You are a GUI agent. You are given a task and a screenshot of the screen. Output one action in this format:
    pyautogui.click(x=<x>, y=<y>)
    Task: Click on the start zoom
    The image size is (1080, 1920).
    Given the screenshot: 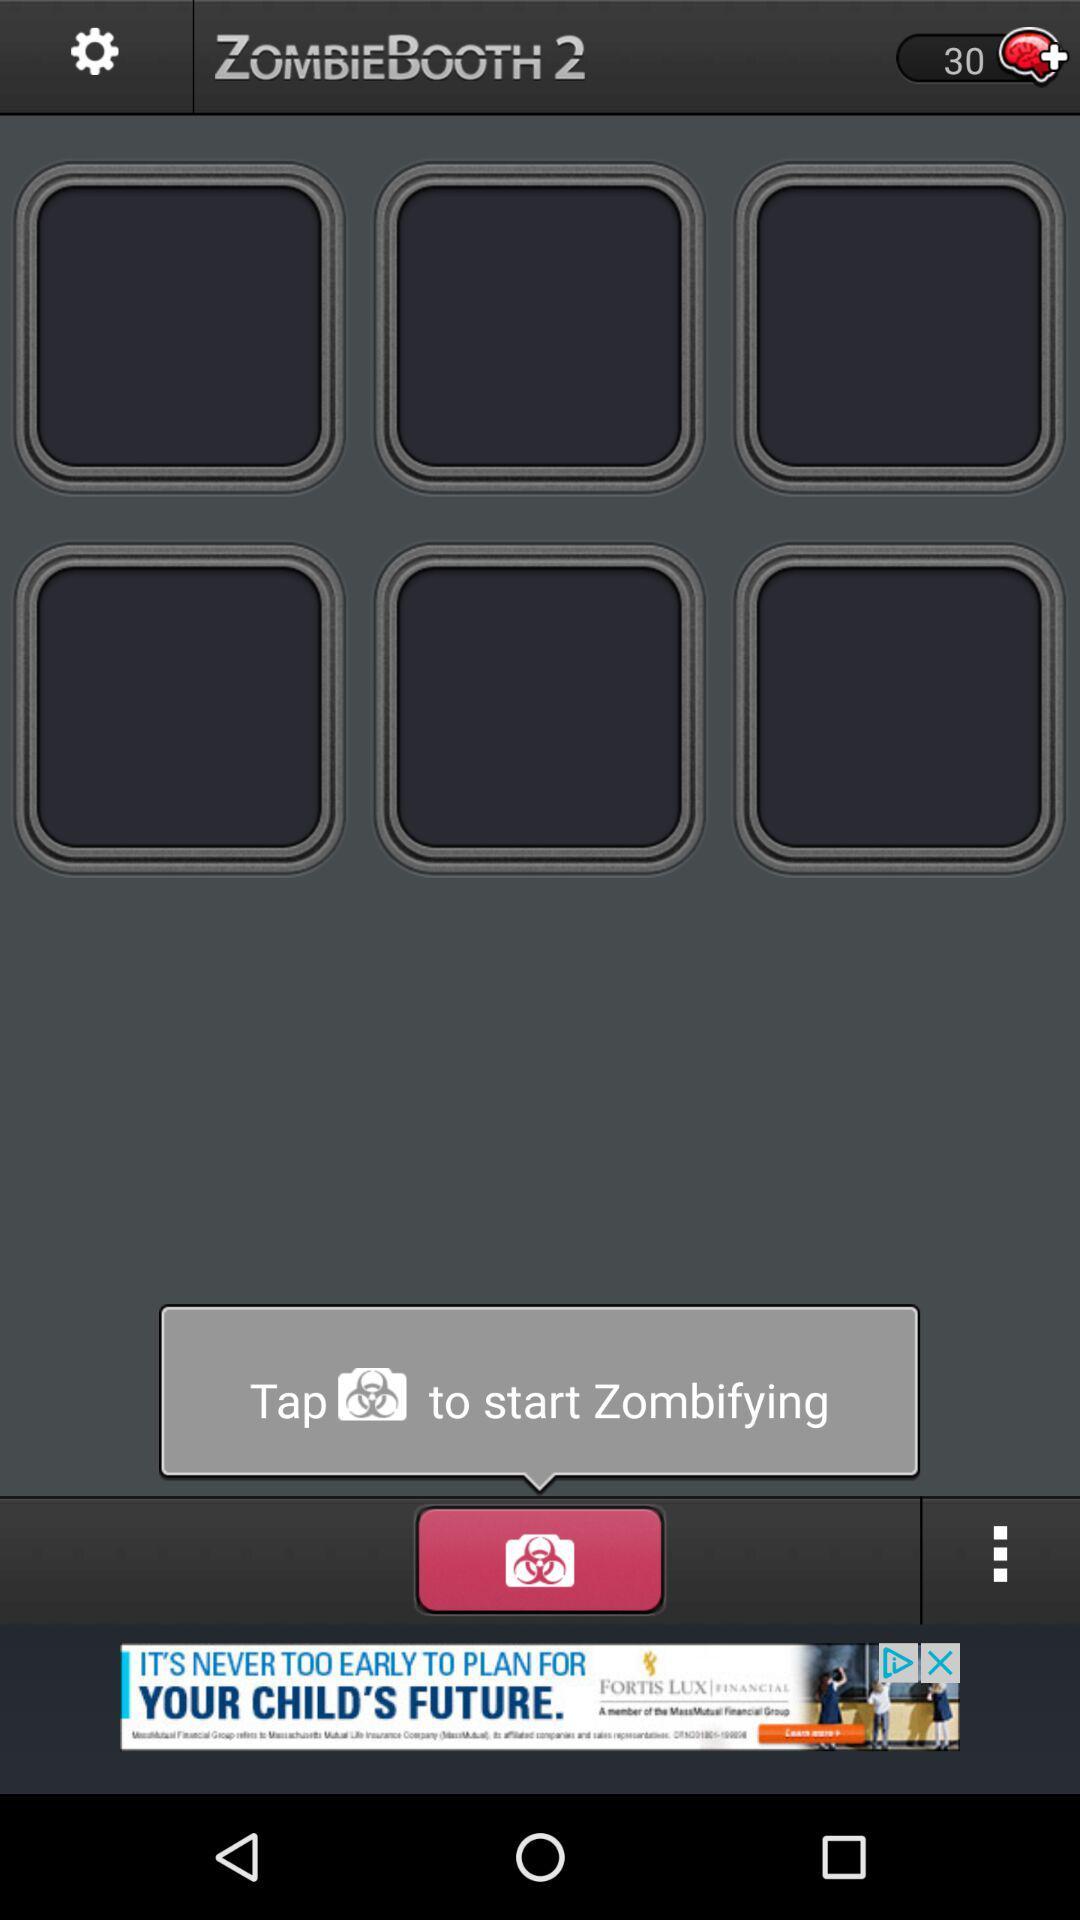 What is the action you would take?
    pyautogui.click(x=538, y=1399)
    